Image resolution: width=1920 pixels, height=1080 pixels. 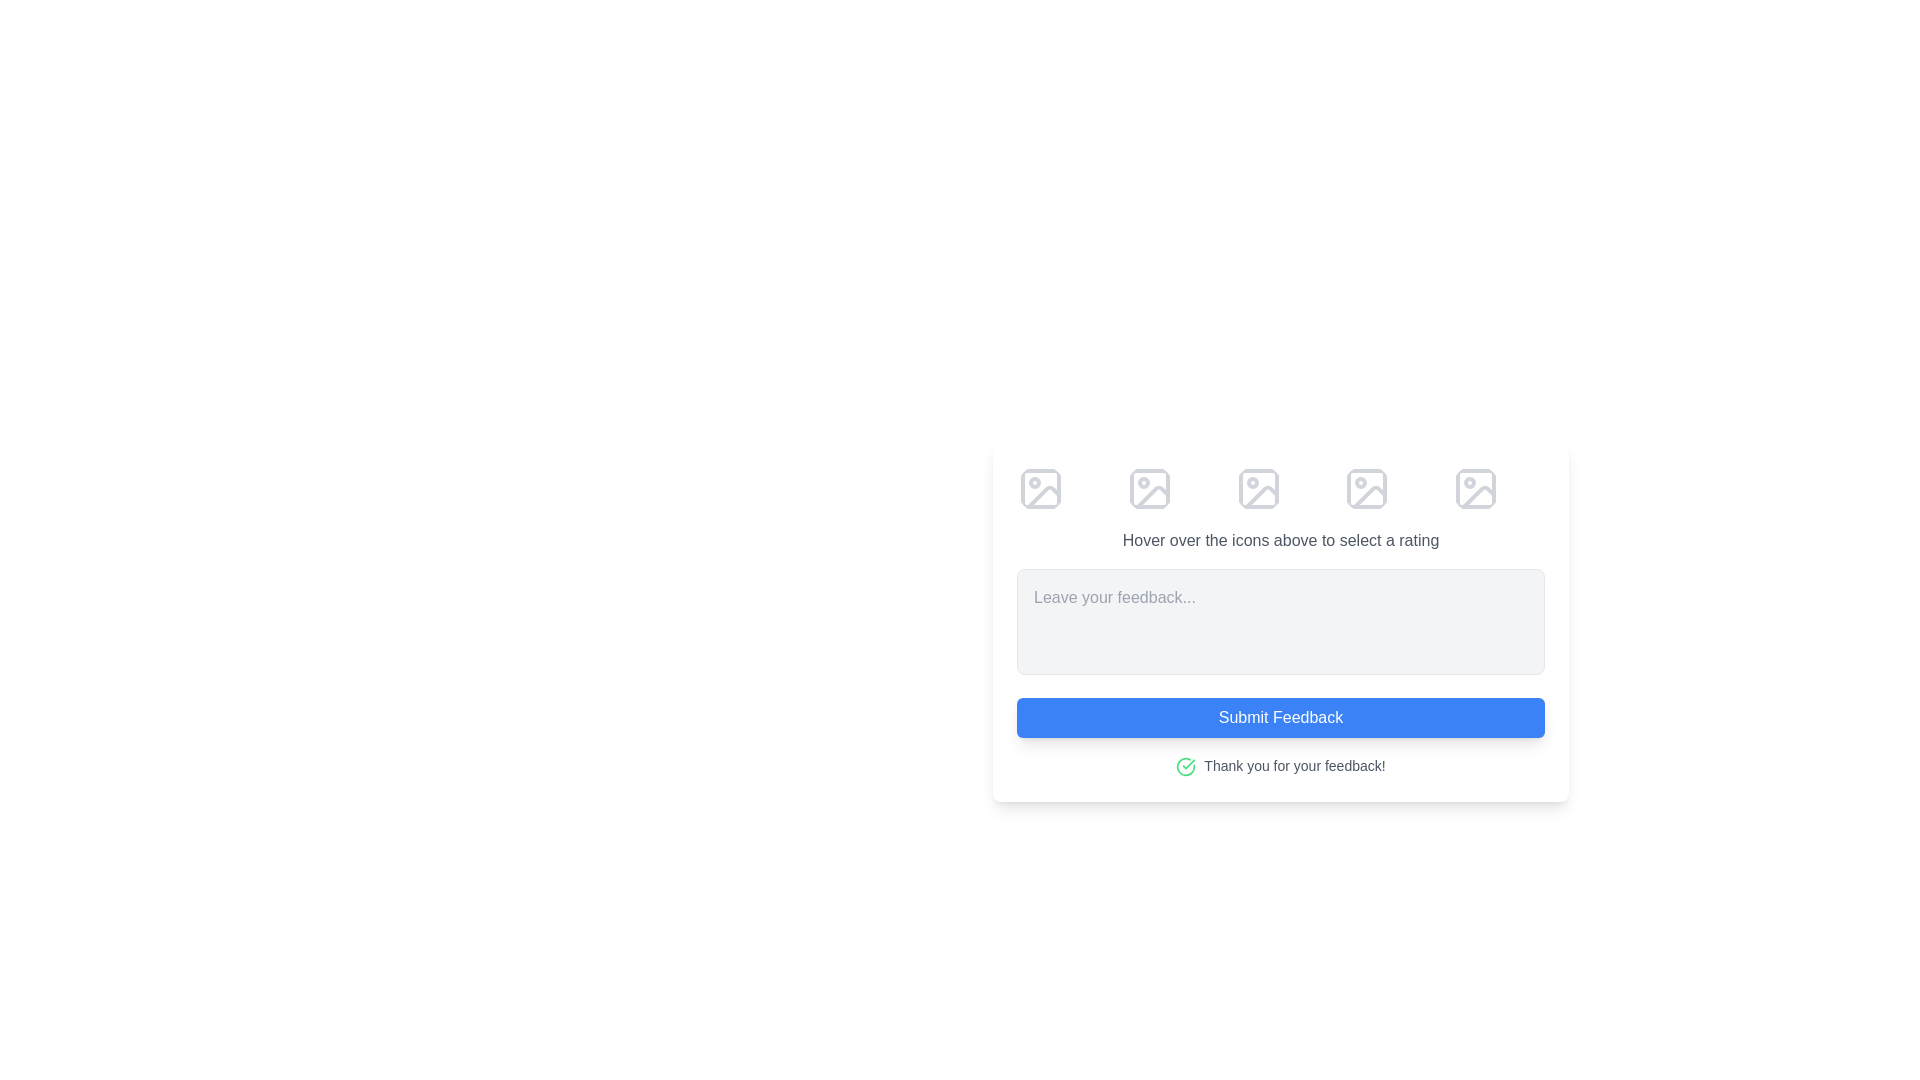 I want to click on the UI Decorative Element that is centrally positioned within the fourth icon in the row of icons at the top of the feedback form layout, so click(x=1366, y=489).